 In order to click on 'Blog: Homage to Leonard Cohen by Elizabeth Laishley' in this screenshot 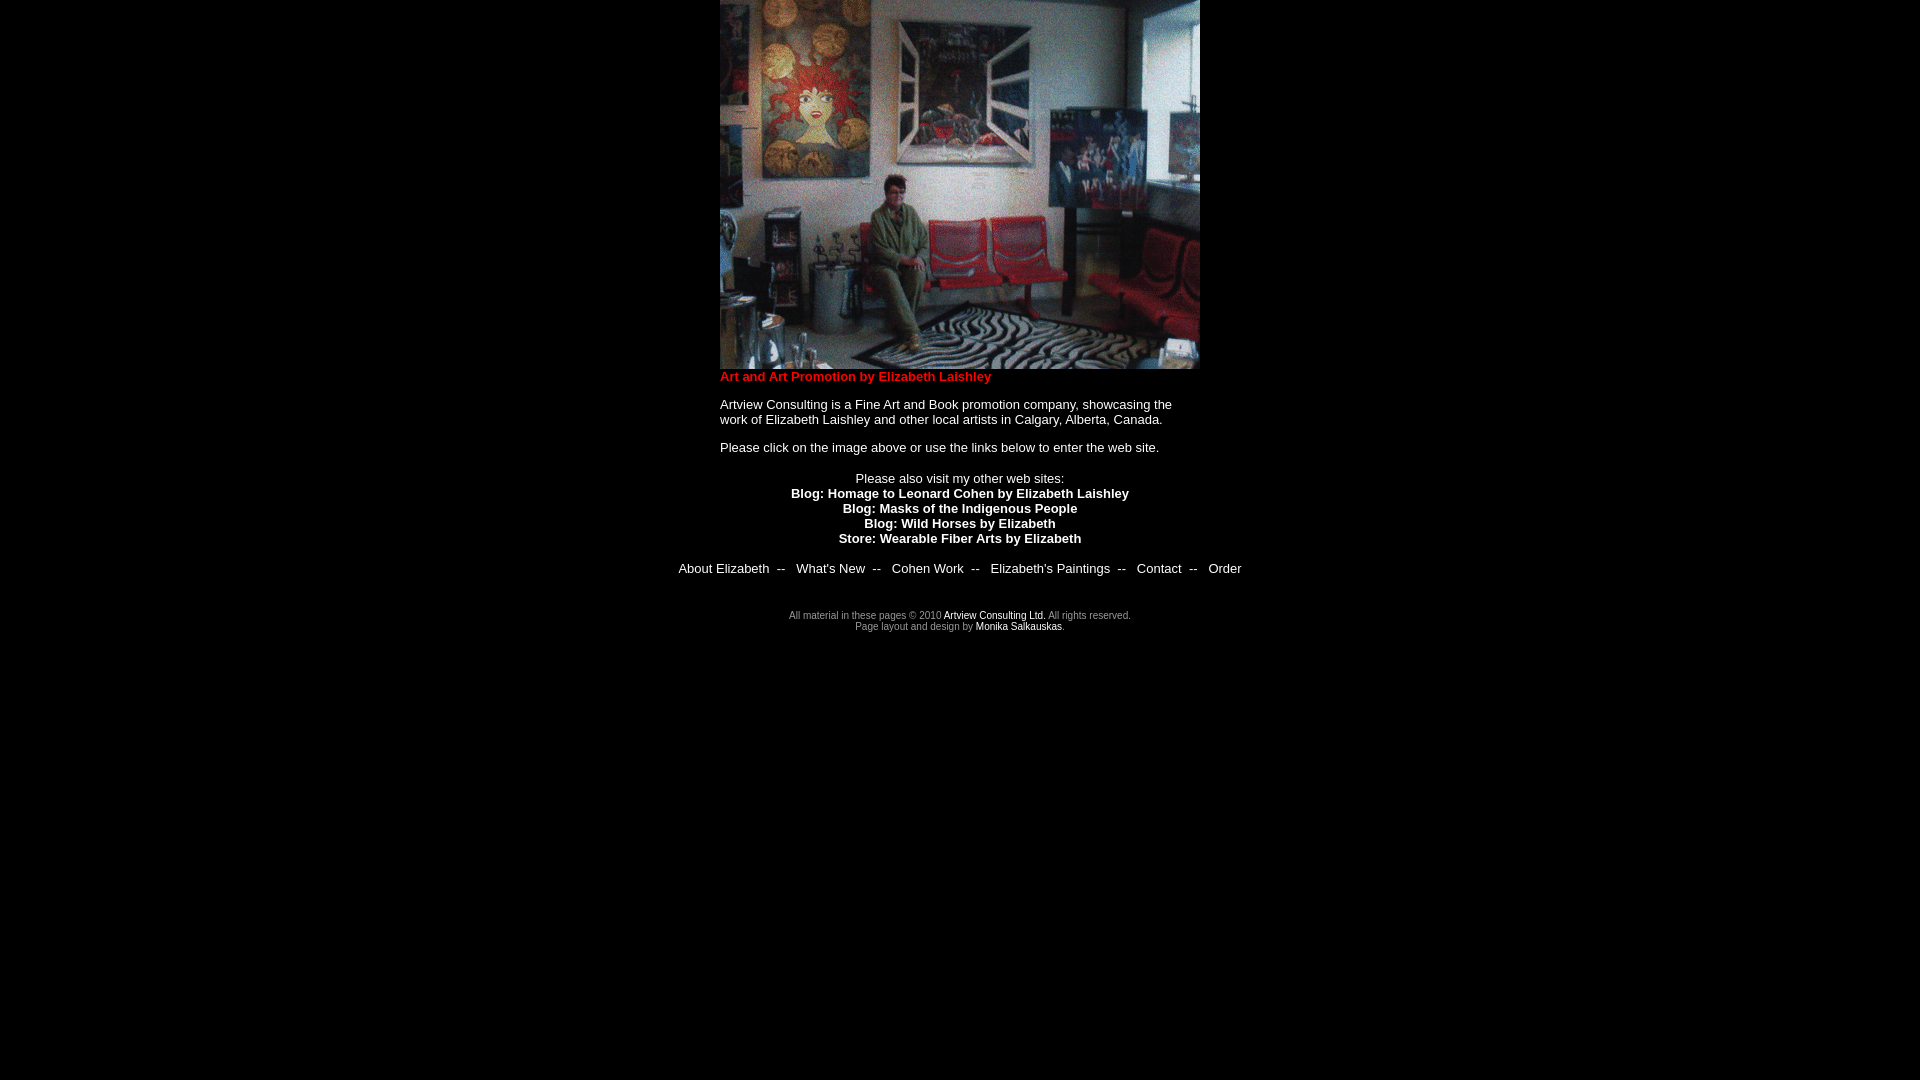, I will do `click(960, 493)`.